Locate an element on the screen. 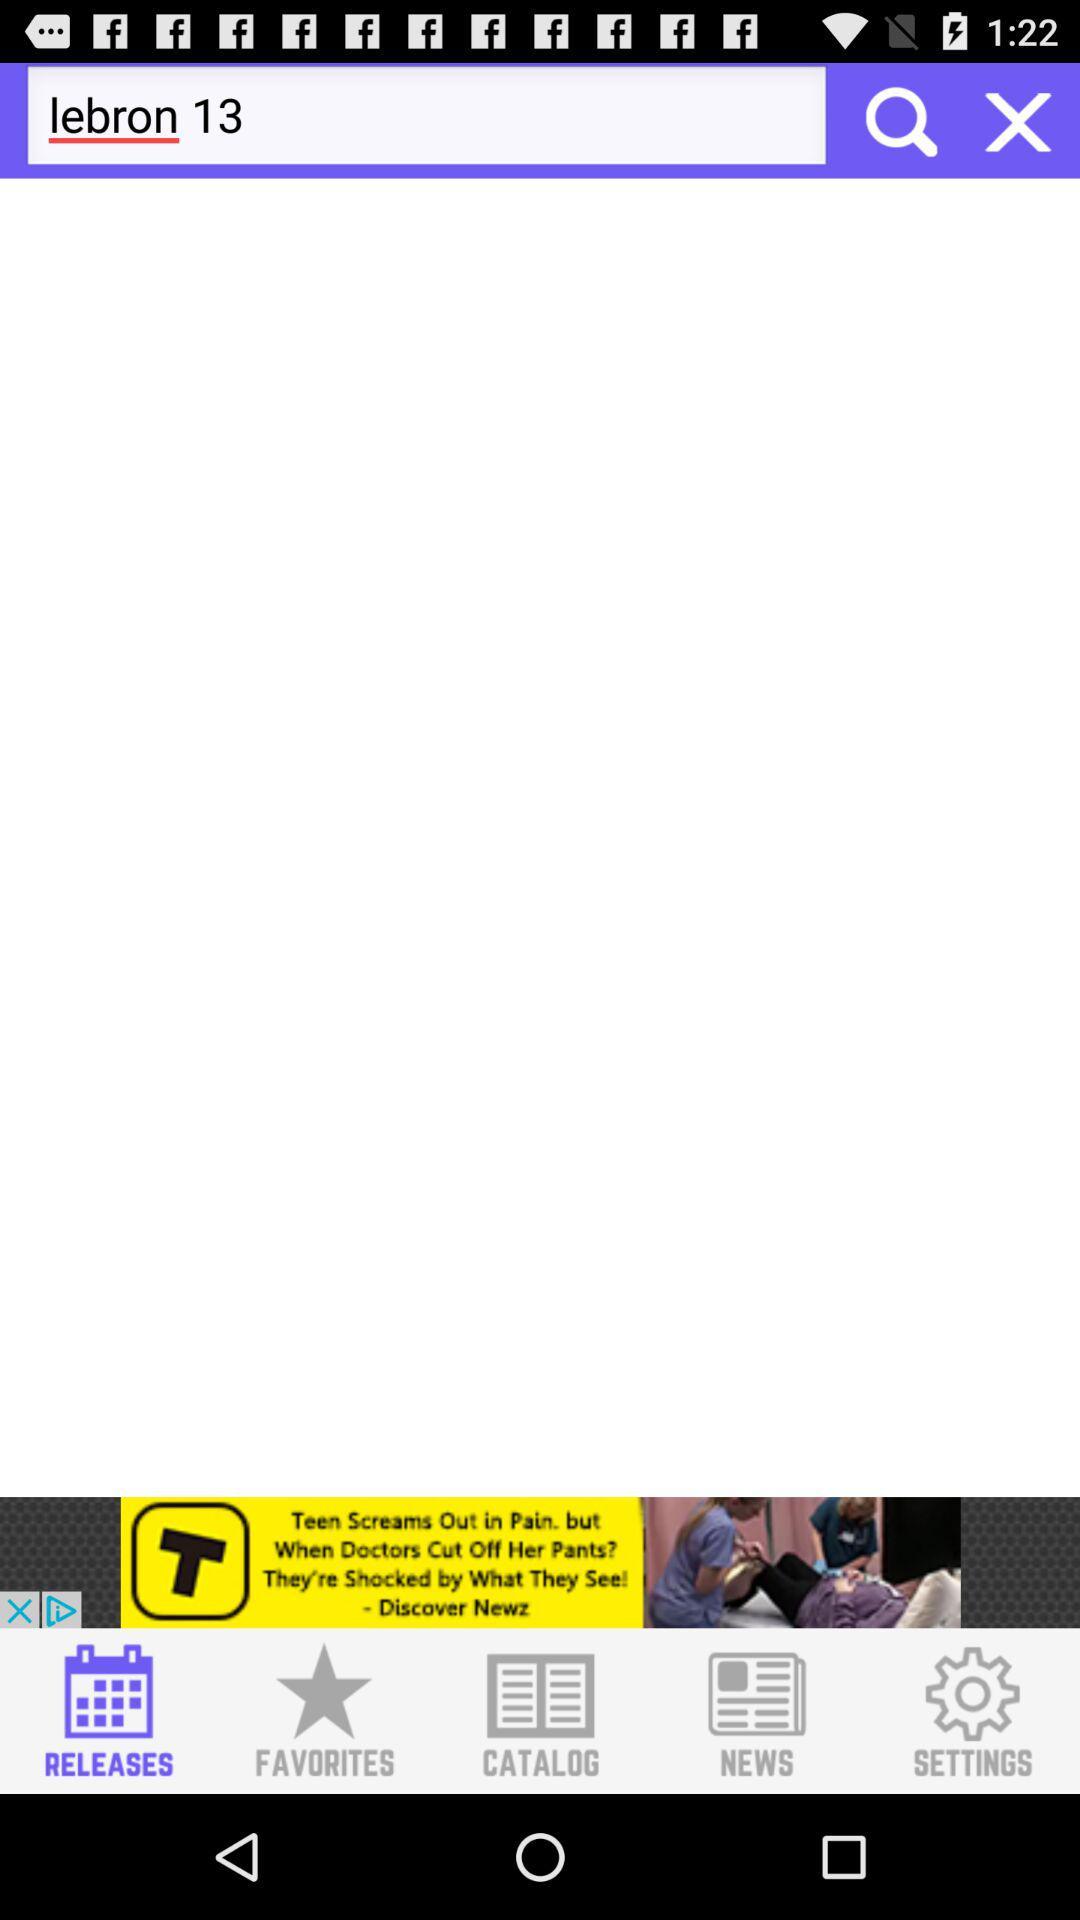 The height and width of the screenshot is (1920, 1080). the star icon is located at coordinates (323, 1831).